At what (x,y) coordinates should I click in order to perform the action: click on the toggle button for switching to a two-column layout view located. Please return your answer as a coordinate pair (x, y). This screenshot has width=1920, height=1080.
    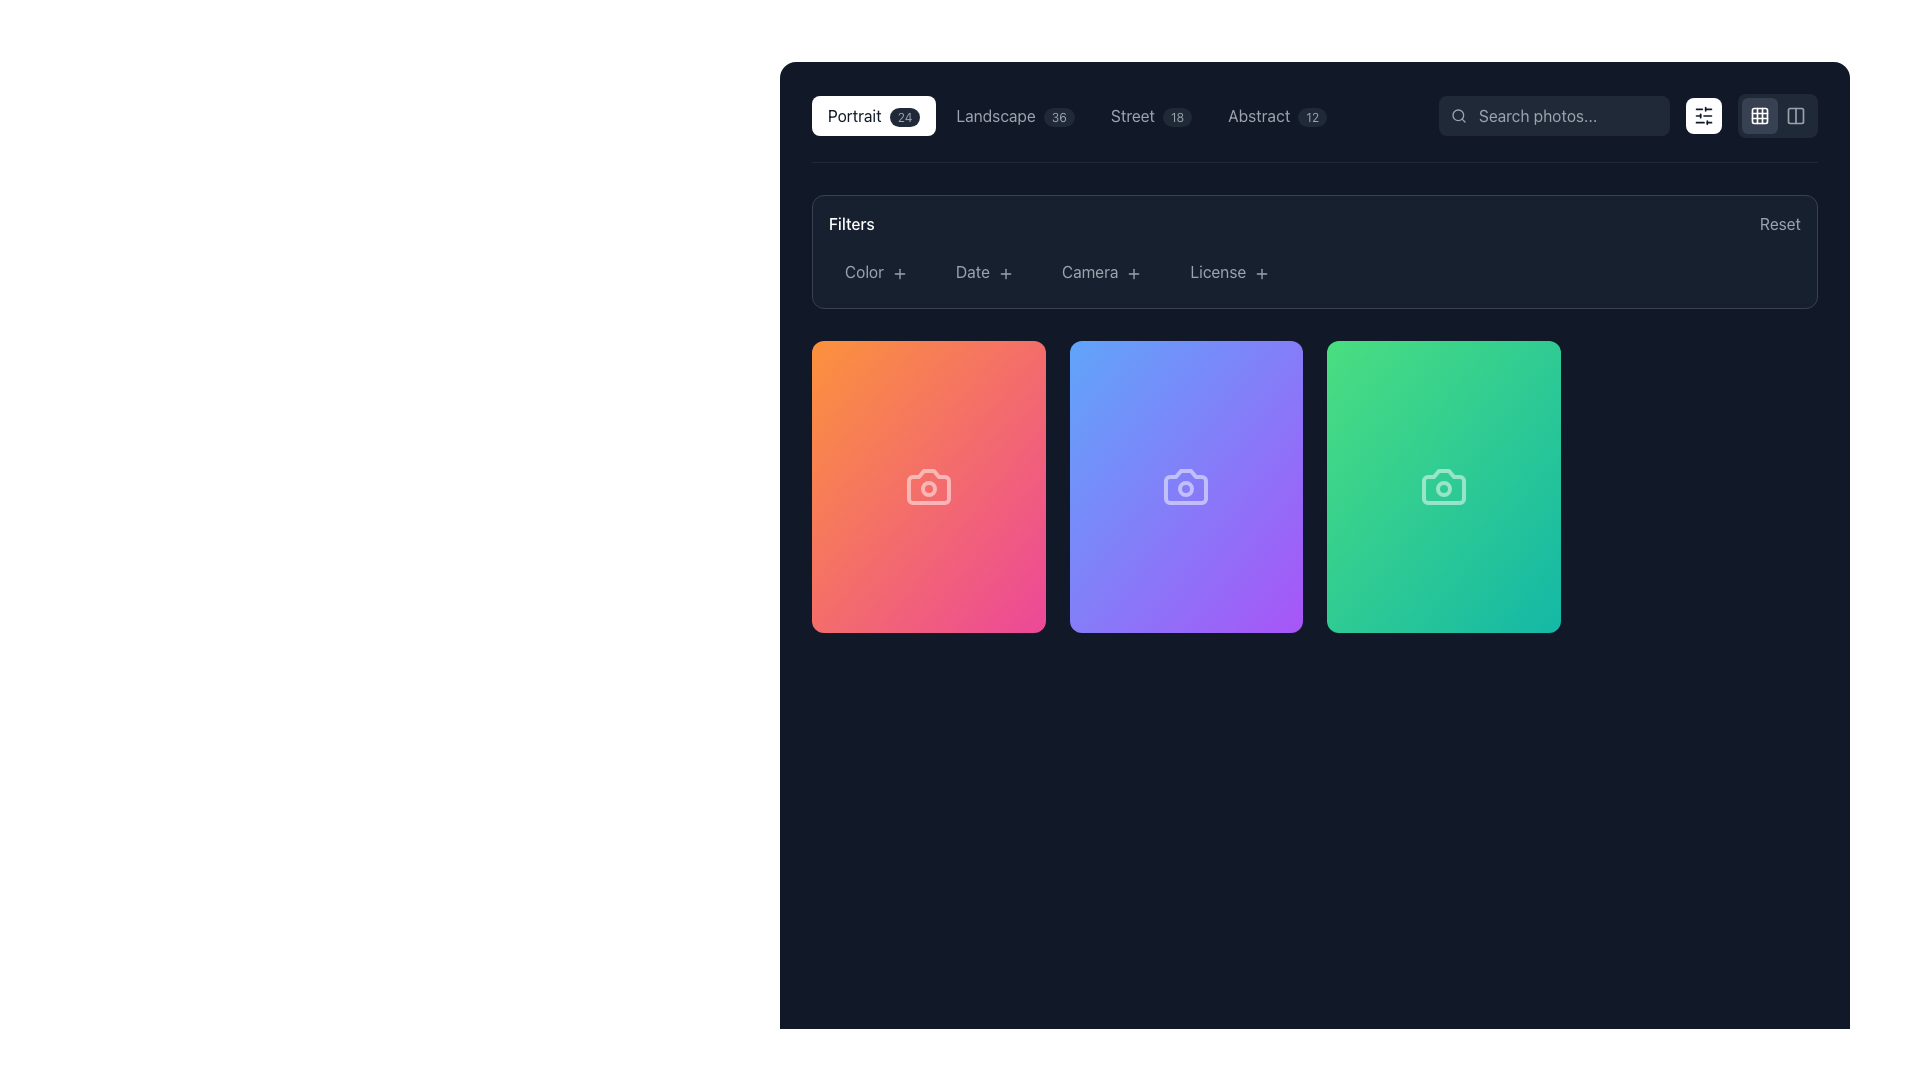
    Looking at the image, I should click on (1795, 115).